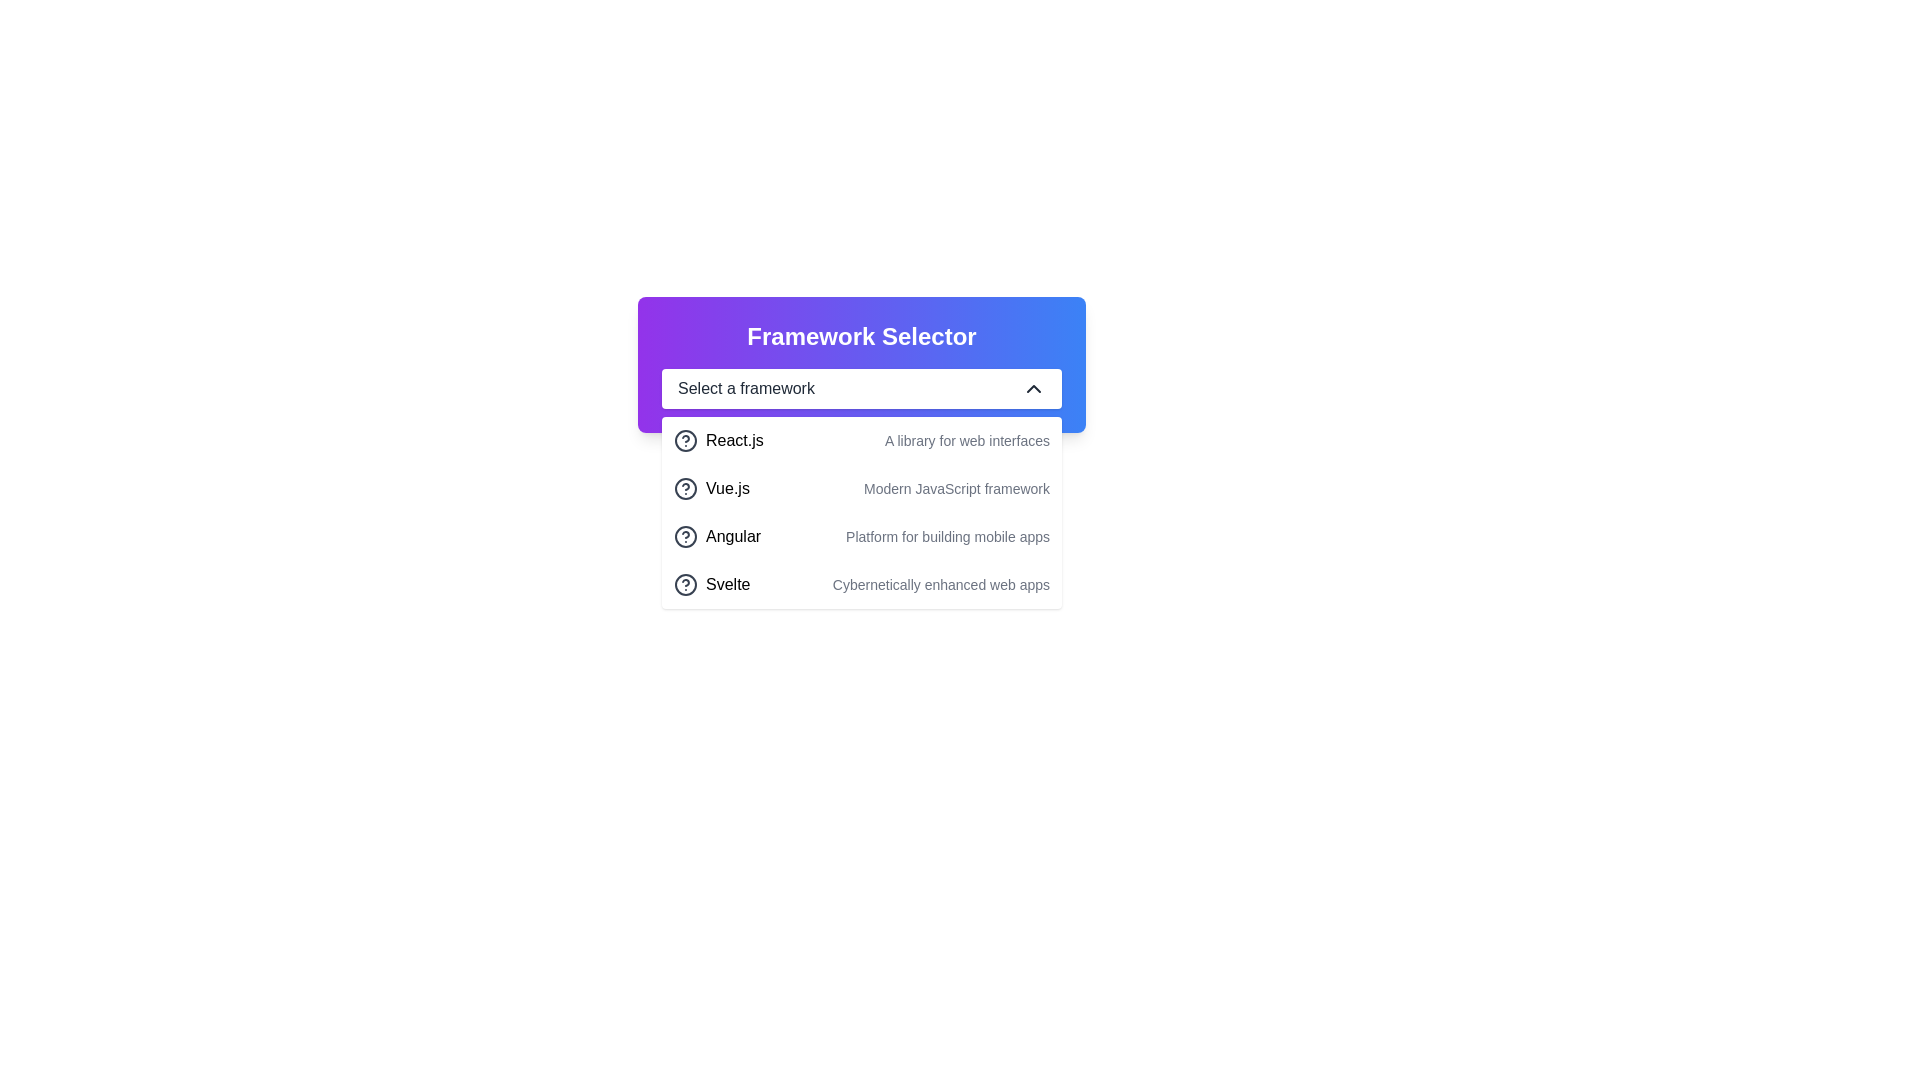 Image resolution: width=1920 pixels, height=1080 pixels. I want to click on the Dropdown menu located within the 'Framework Selector' card, positioned near the upper part just below the title for keyboard navigation, so click(862, 389).